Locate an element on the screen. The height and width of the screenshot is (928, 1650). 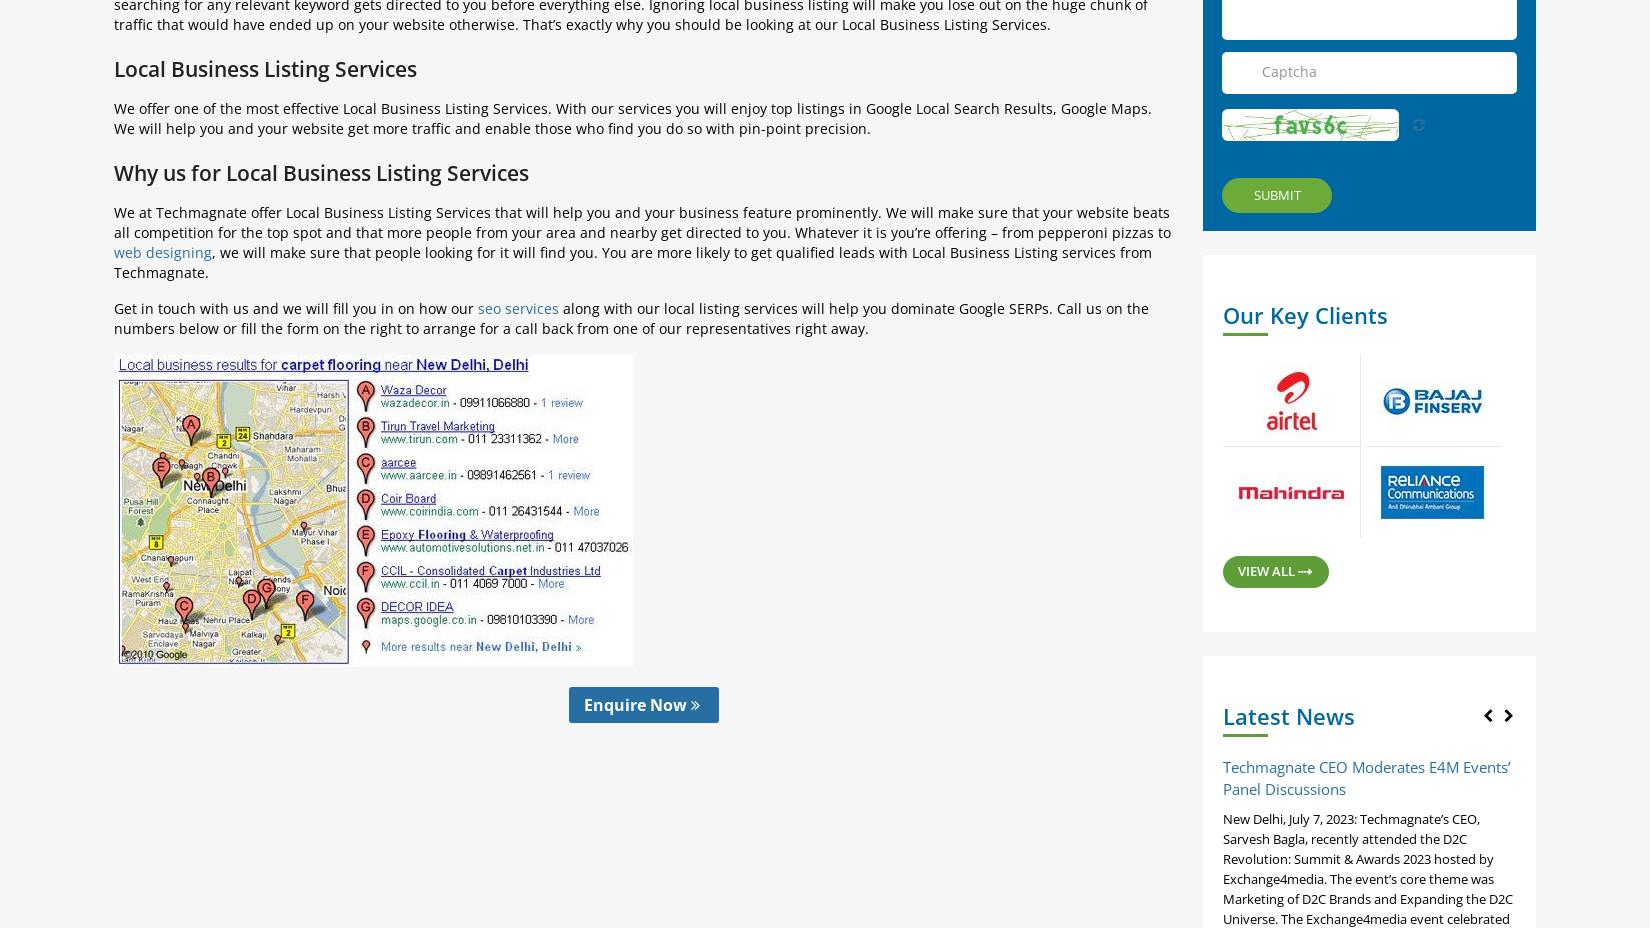
'View All' is located at coordinates (1267, 568).